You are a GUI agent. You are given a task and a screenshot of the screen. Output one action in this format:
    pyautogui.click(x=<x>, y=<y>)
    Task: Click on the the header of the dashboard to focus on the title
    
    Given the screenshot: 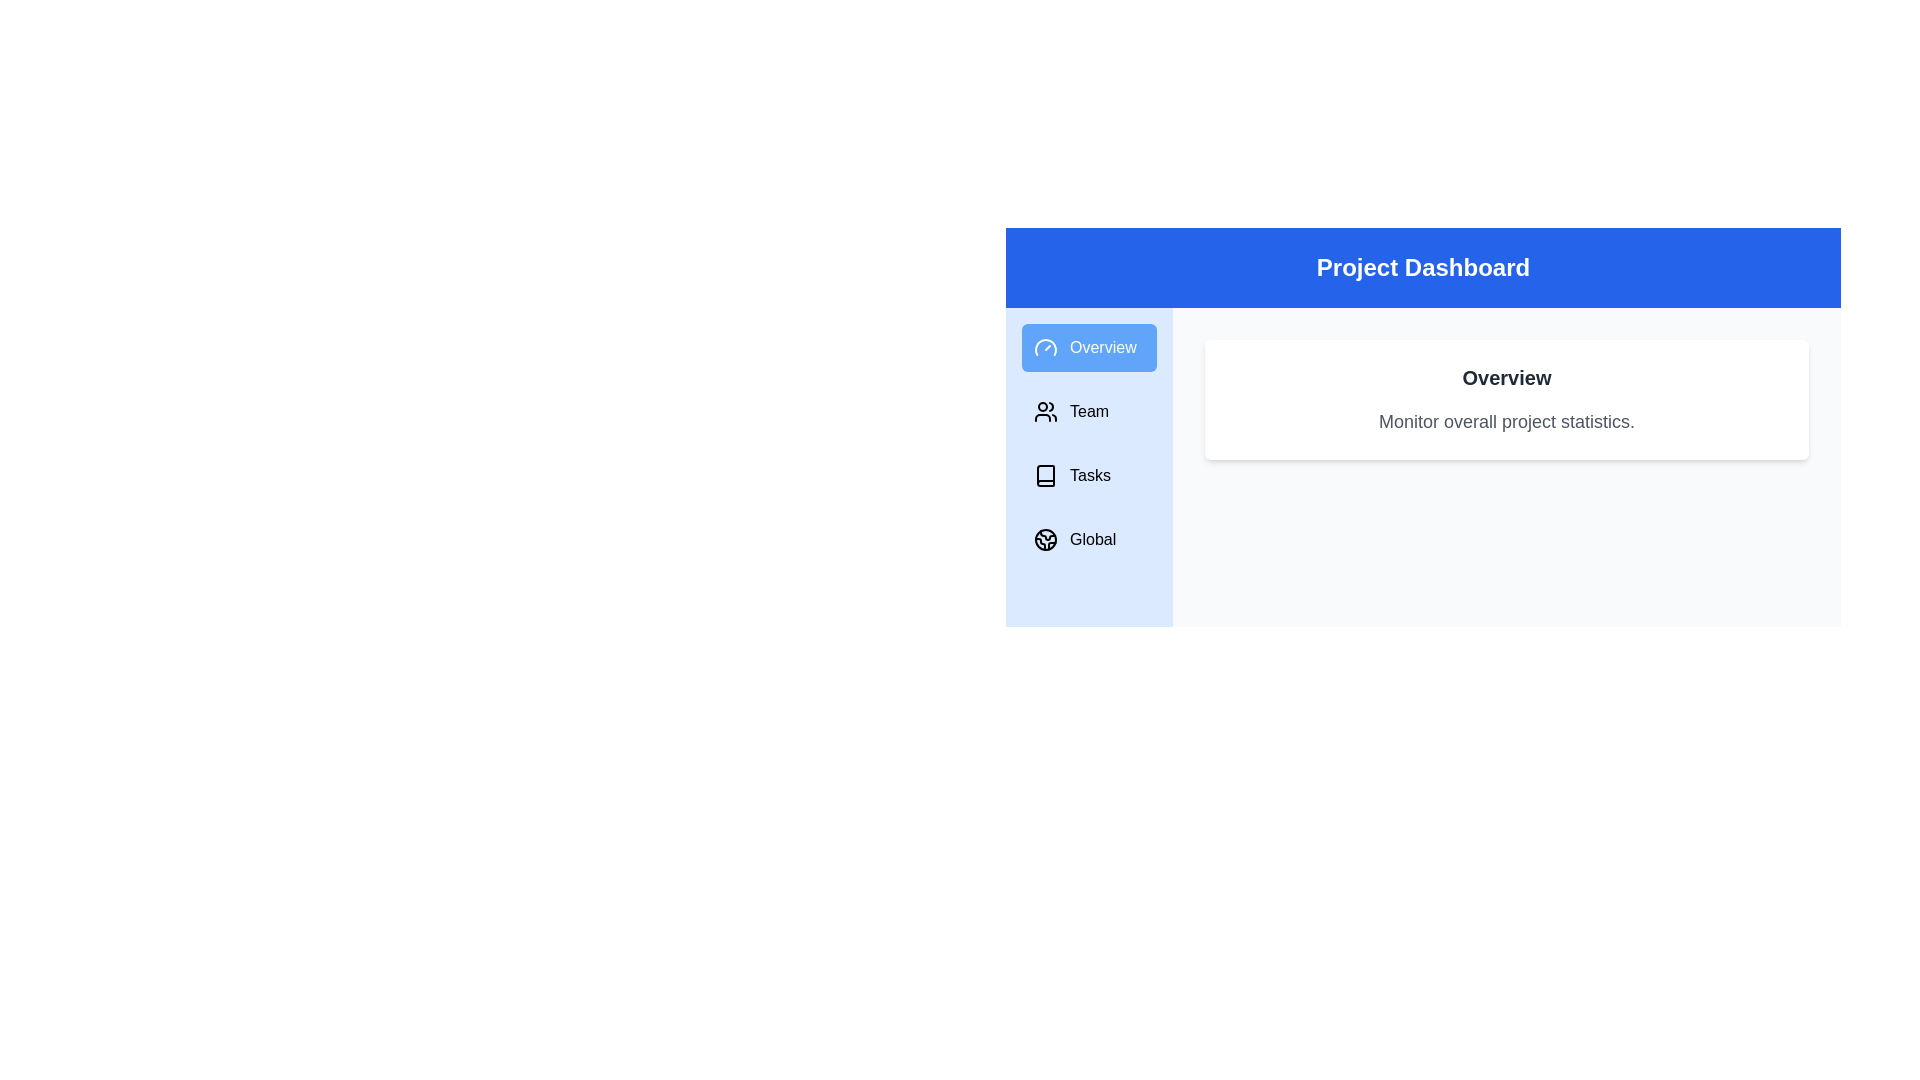 What is the action you would take?
    pyautogui.click(x=1422, y=266)
    